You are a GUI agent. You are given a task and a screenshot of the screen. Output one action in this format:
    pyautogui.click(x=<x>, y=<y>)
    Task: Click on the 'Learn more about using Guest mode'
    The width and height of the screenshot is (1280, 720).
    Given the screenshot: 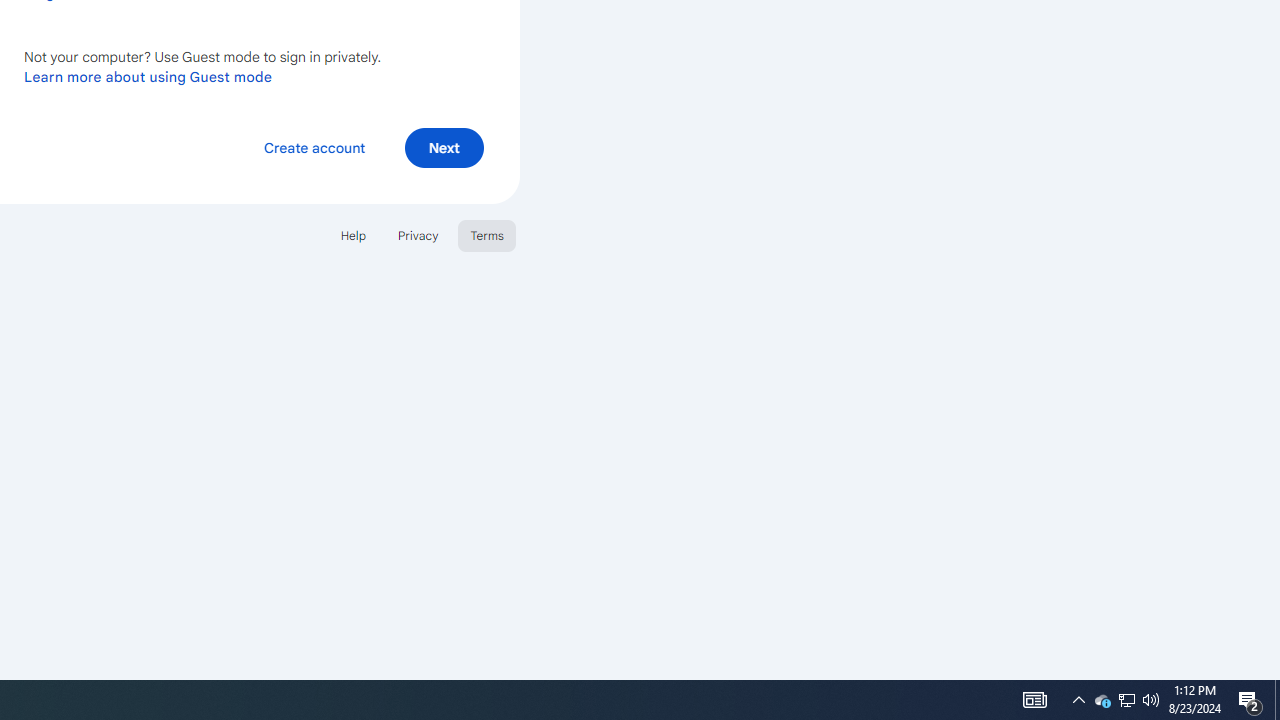 What is the action you would take?
    pyautogui.click(x=147, y=75)
    